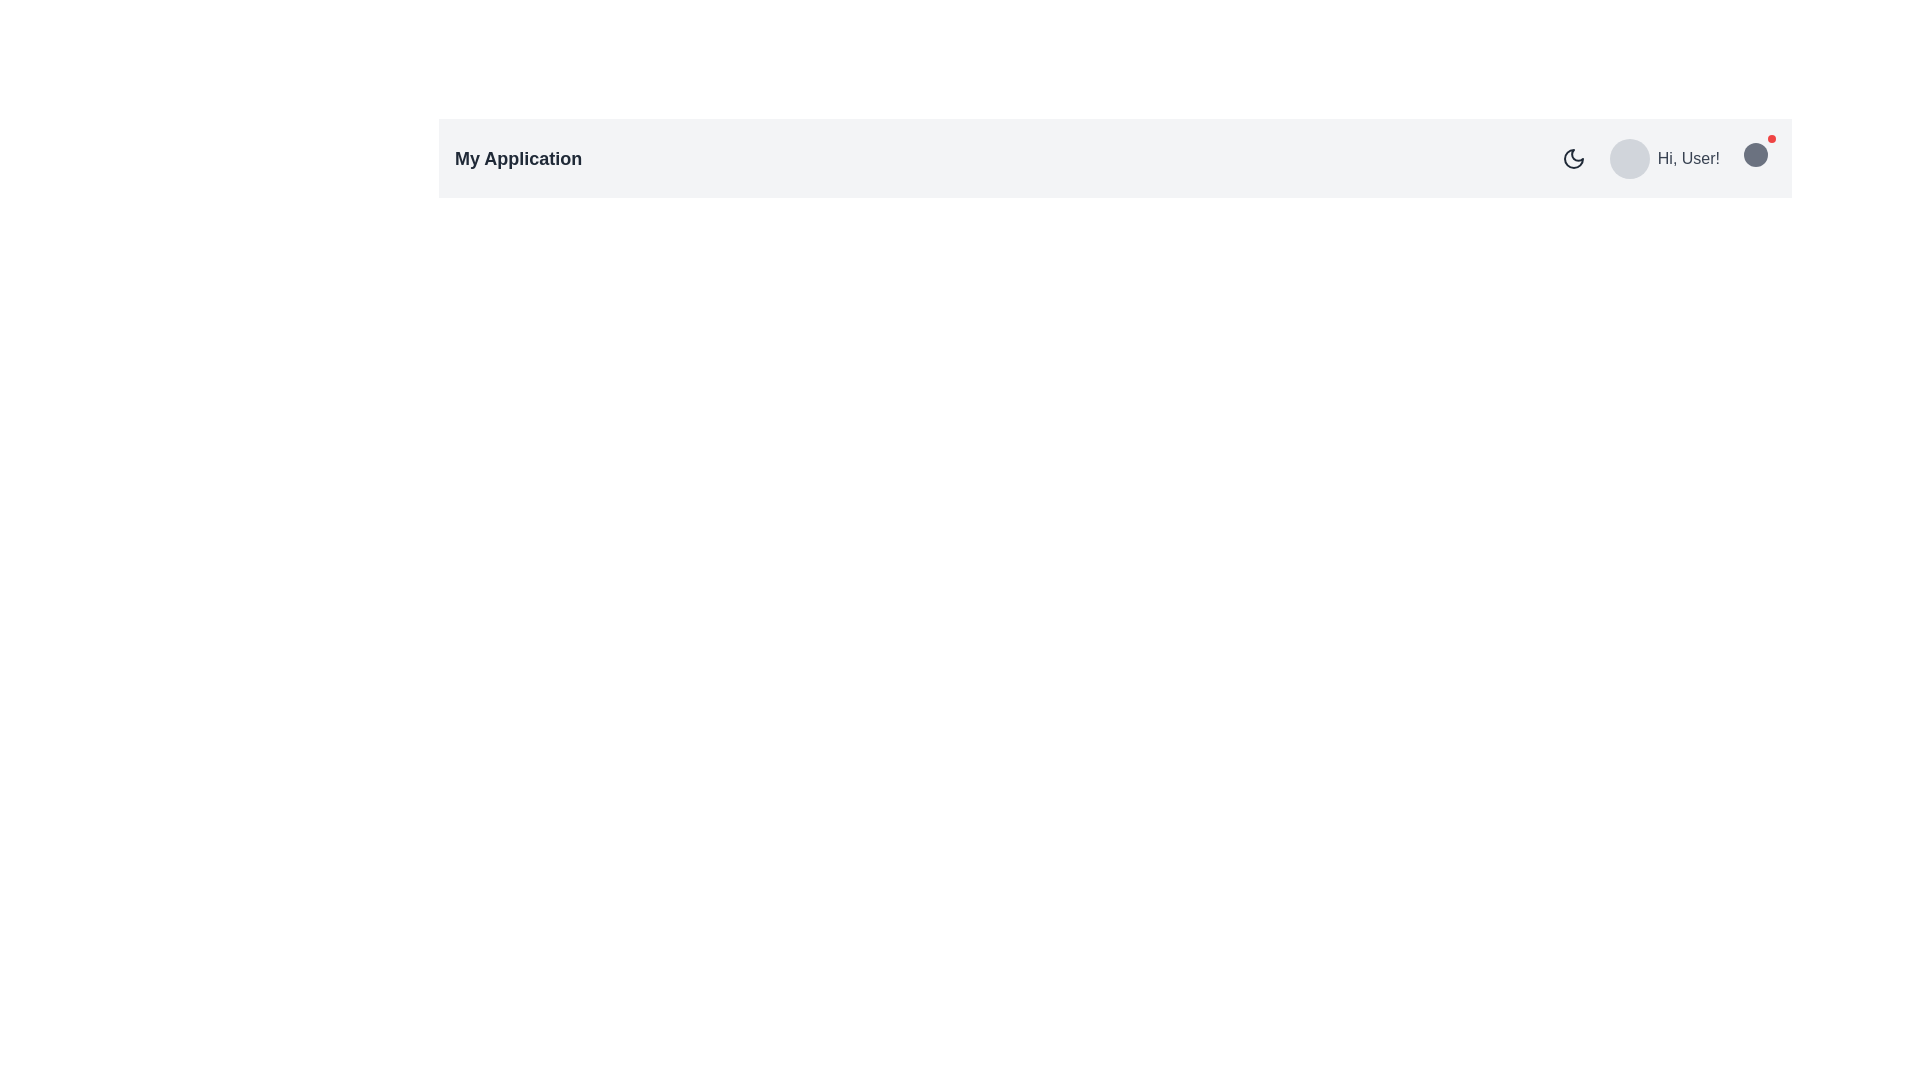 This screenshot has width=1920, height=1080. Describe the element at coordinates (1572, 157) in the screenshot. I see `the moon icon, which is a crescent-shaped SVG icon with a circular outline, located in the top-right section of the interface header` at that location.